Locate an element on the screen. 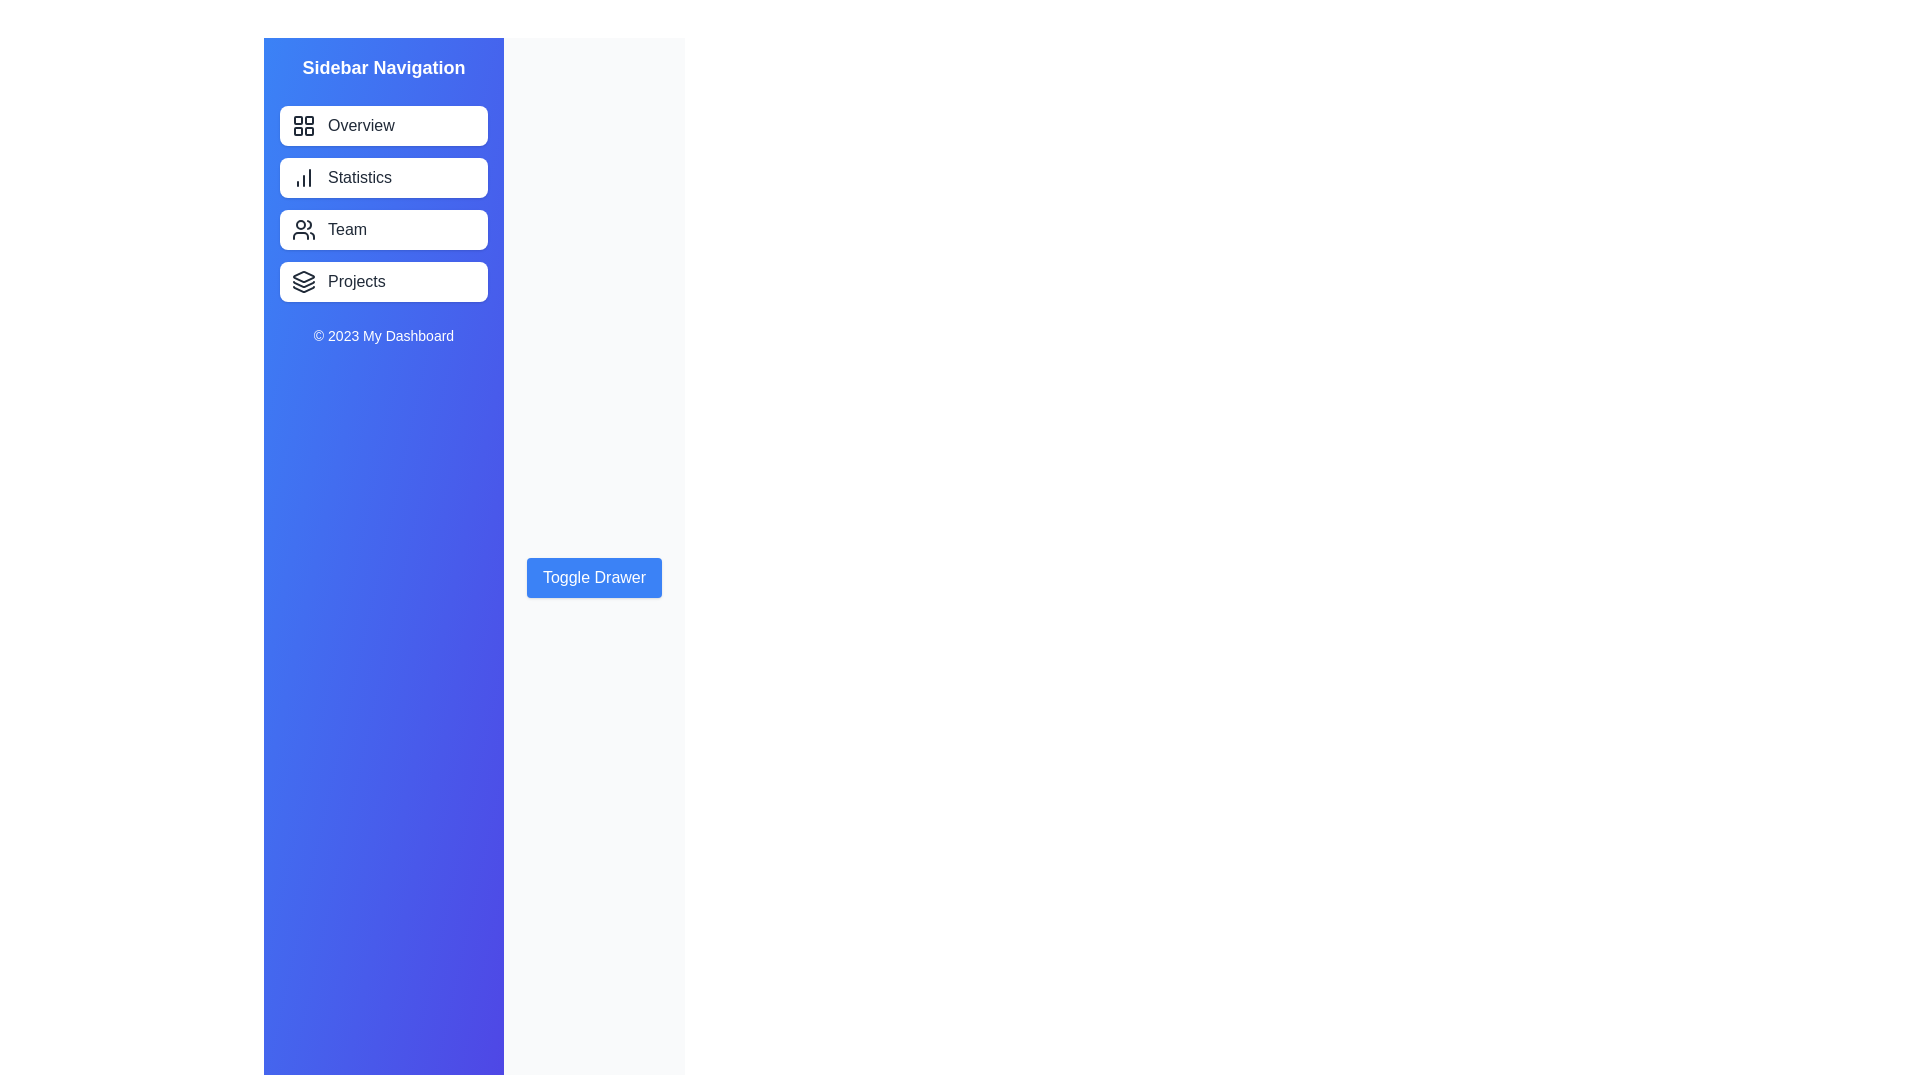 This screenshot has width=1920, height=1080. the sidebar menu item labeled Projects is located at coordinates (384, 281).